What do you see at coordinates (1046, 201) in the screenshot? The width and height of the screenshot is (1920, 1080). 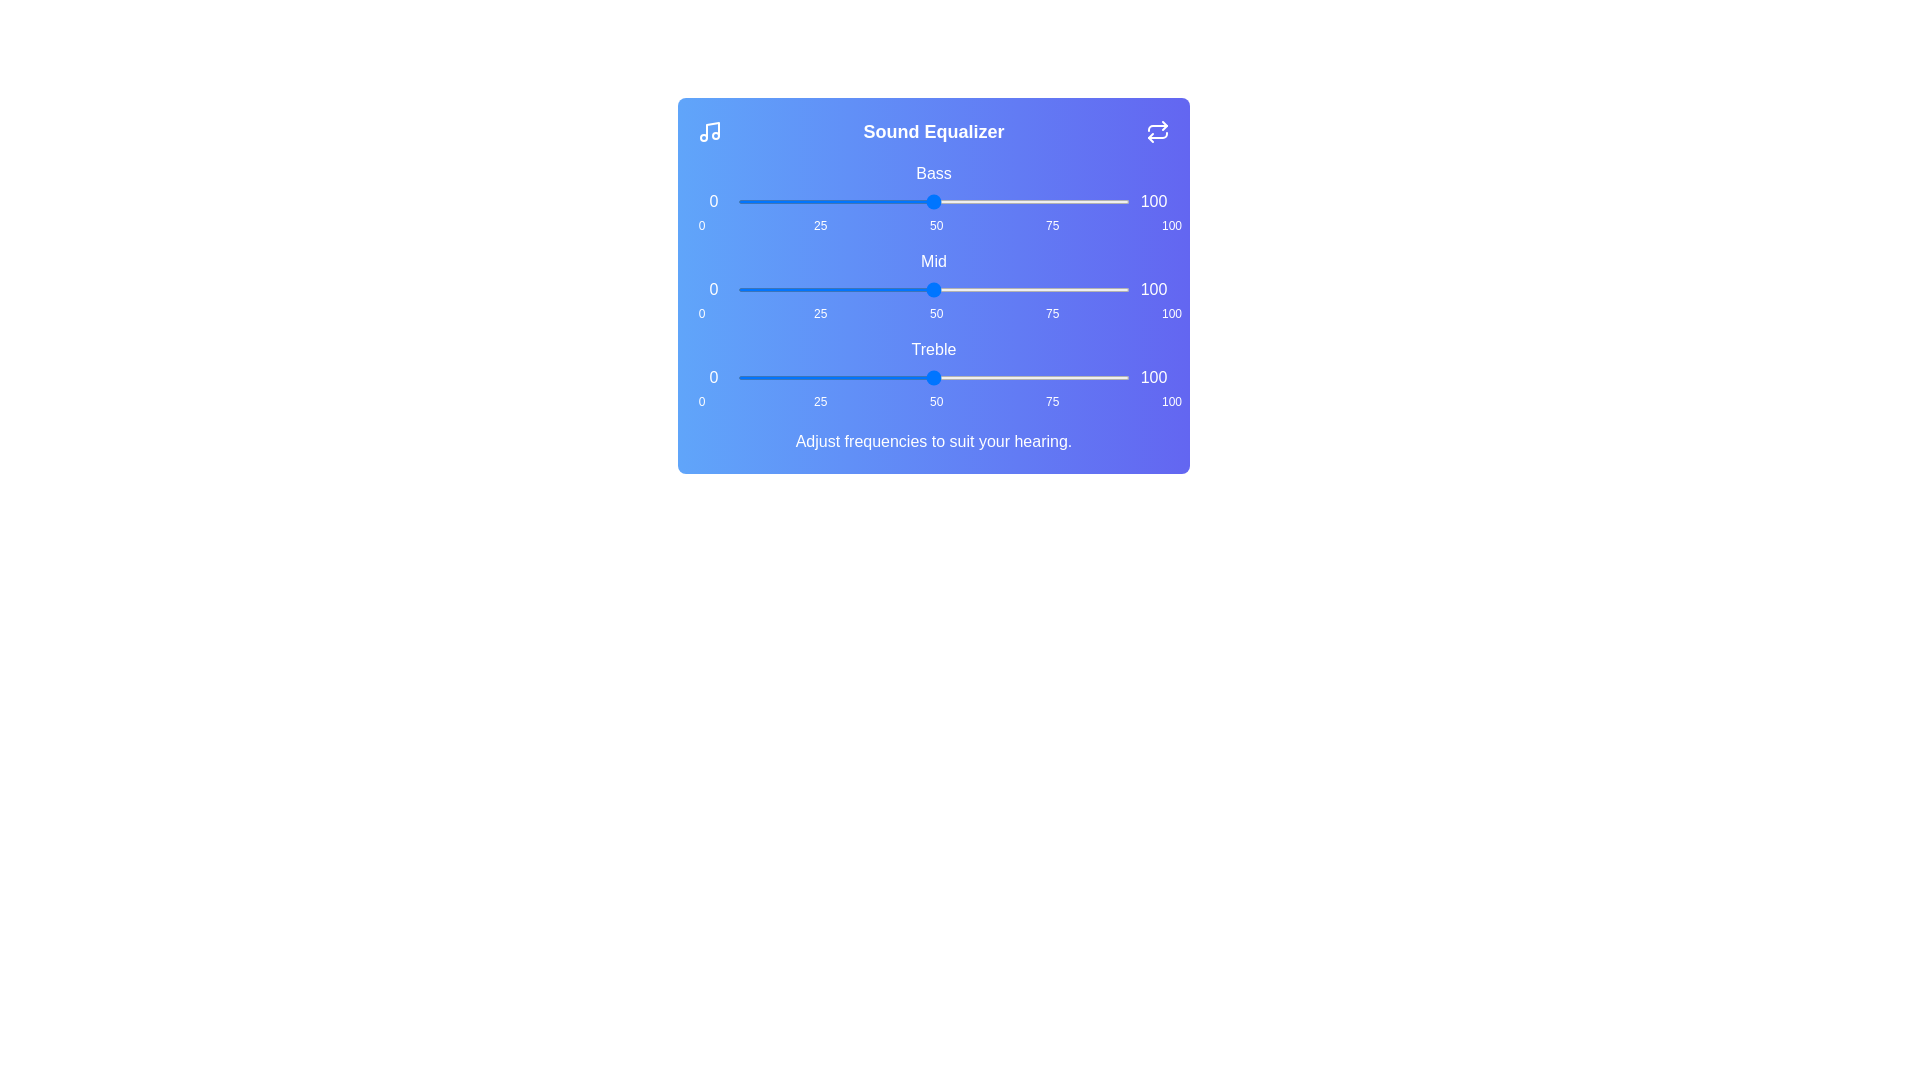 I see `the bass slider to 79%` at bounding box center [1046, 201].